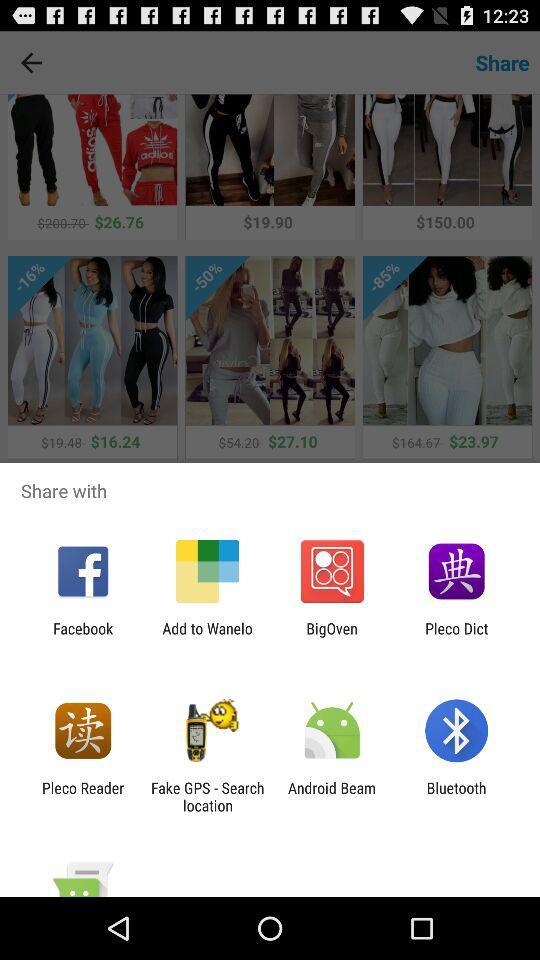  I want to click on the app to the left of the add to wanelo item, so click(82, 636).